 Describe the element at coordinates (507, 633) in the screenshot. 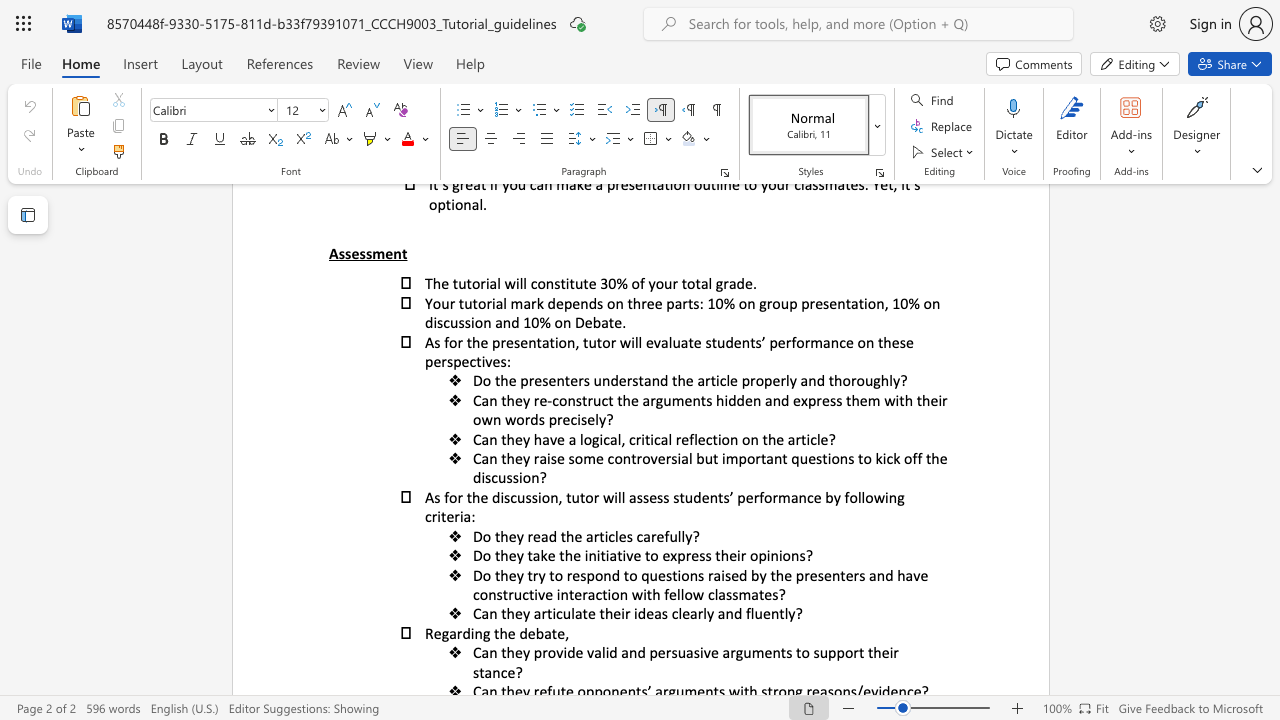

I see `the subset text "e deb" within the text "the debate,"` at that location.